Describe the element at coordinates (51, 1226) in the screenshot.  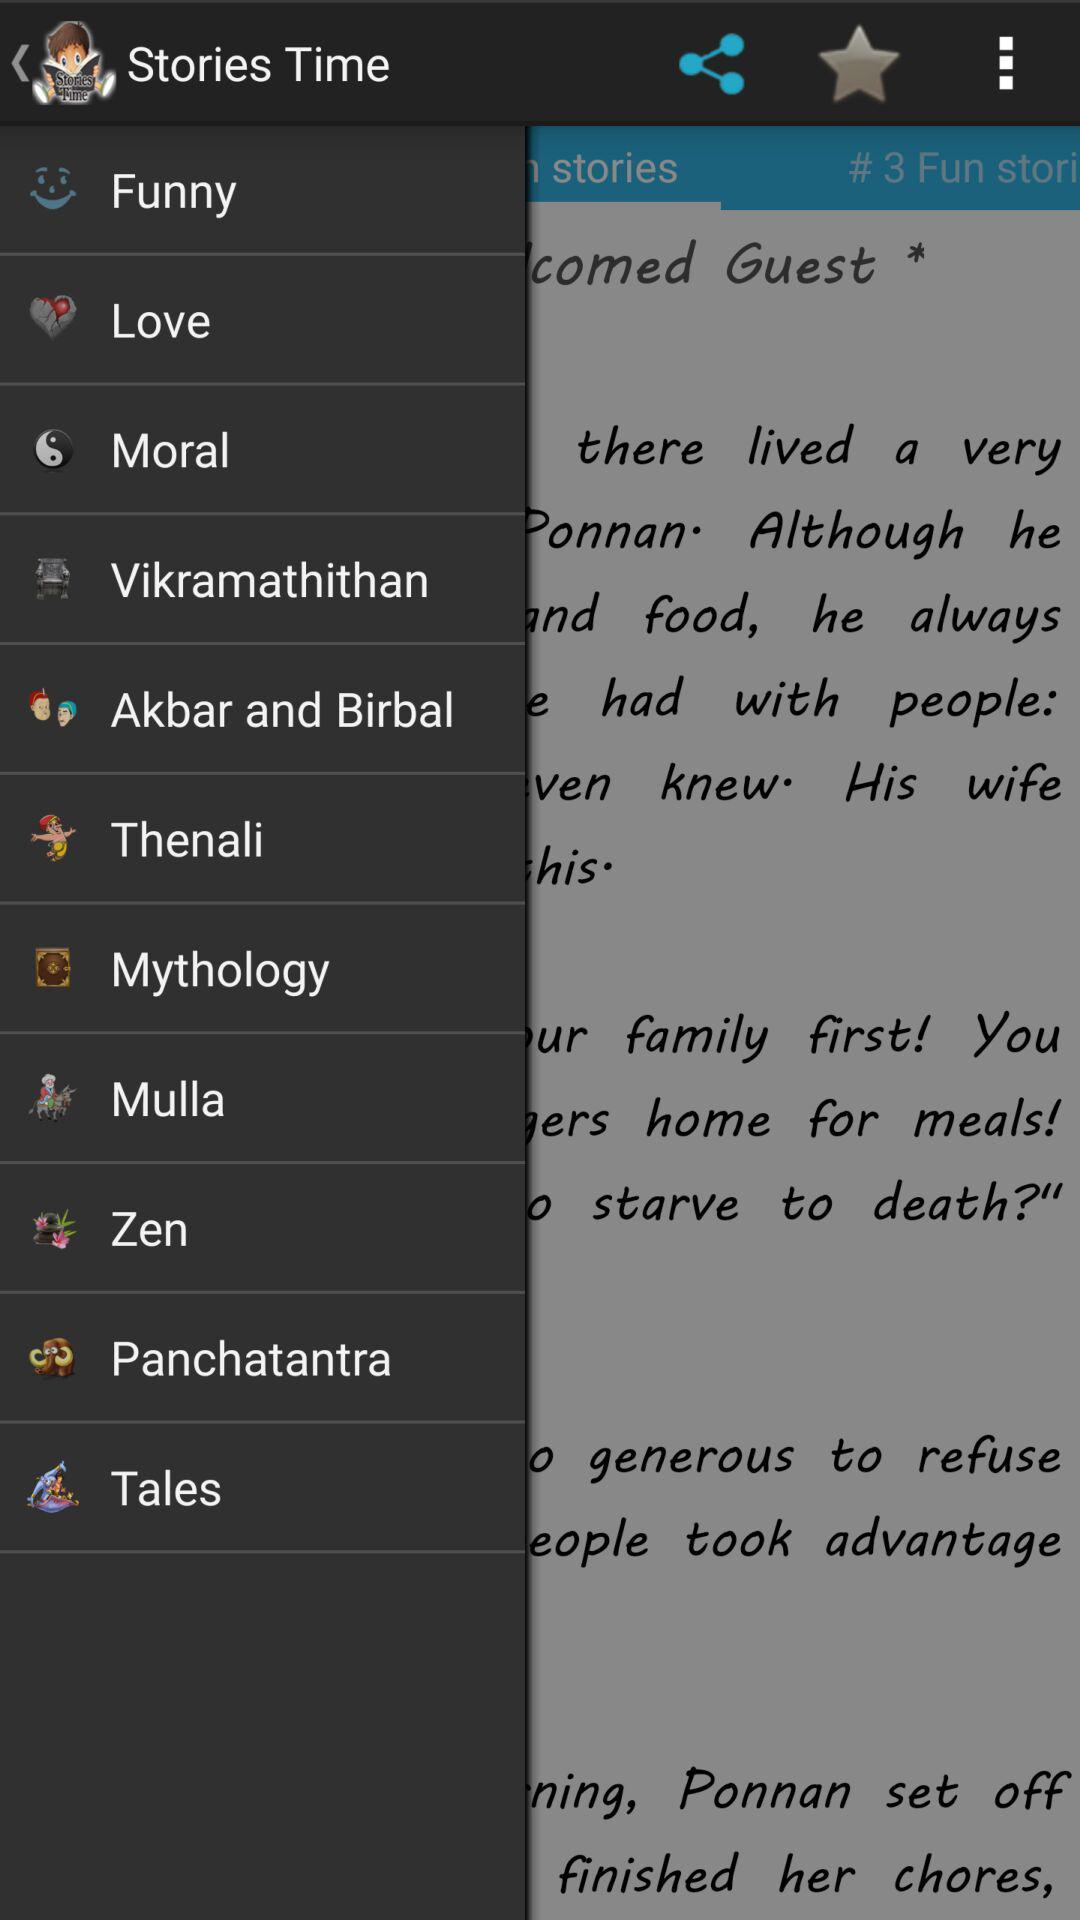
I see `image left to zen` at that location.